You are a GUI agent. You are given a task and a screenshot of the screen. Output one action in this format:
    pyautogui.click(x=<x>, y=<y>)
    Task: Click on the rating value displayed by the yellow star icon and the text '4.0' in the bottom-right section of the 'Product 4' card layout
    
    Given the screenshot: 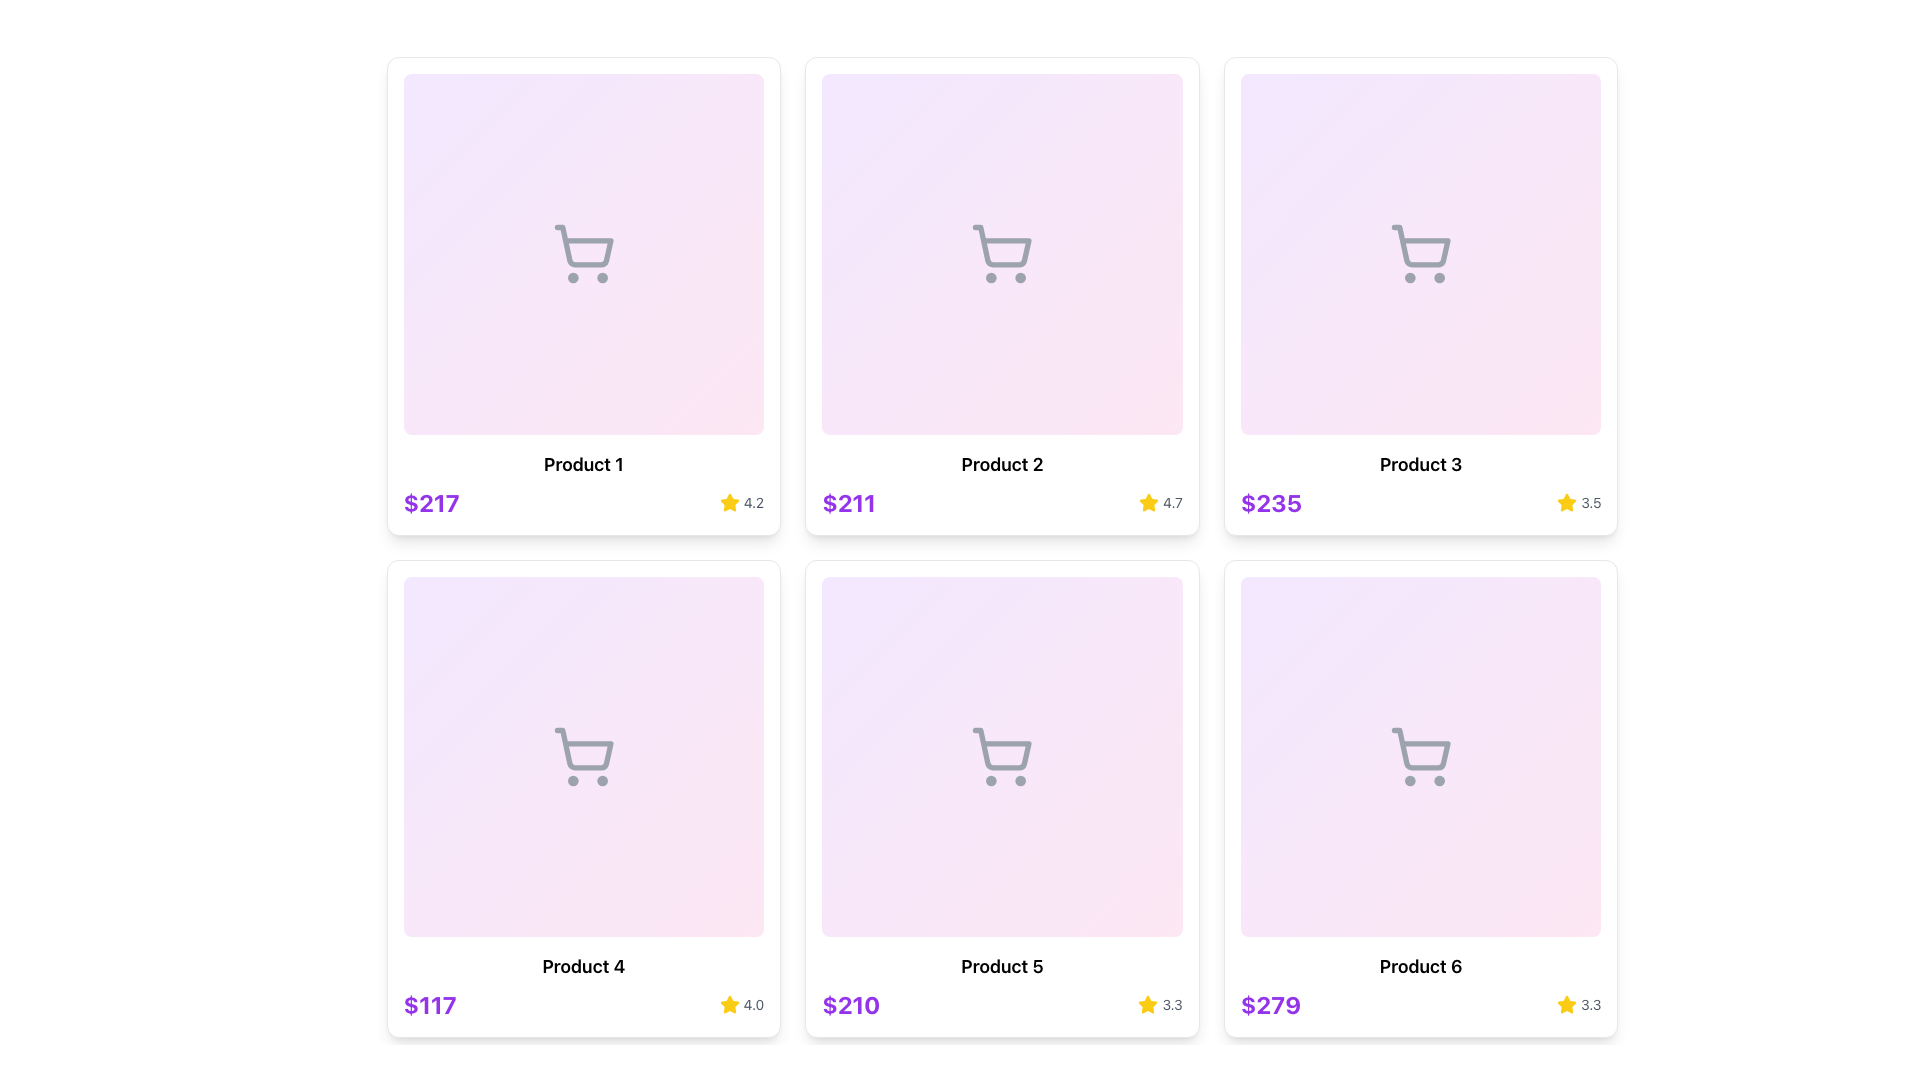 What is the action you would take?
    pyautogui.click(x=740, y=1005)
    